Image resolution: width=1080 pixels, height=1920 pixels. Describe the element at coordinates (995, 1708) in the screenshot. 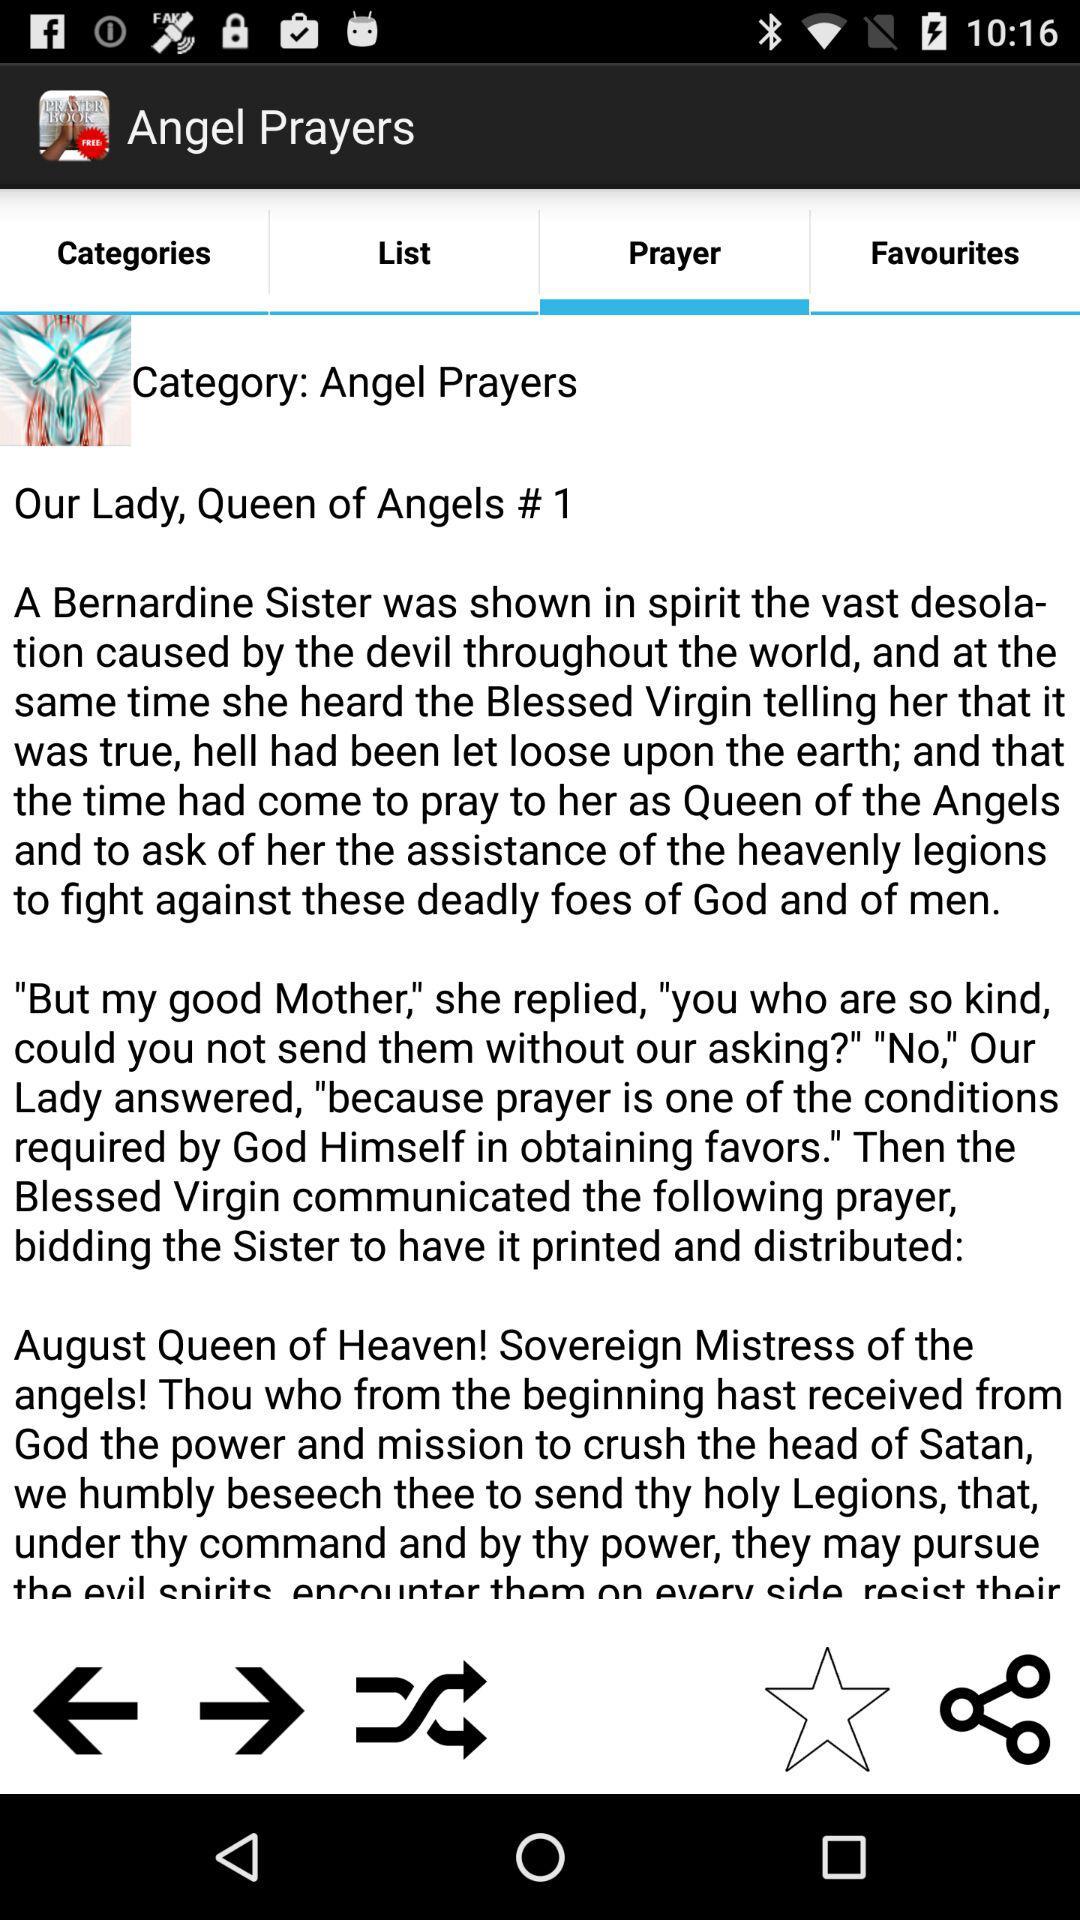

I see `the item below our lady queen` at that location.